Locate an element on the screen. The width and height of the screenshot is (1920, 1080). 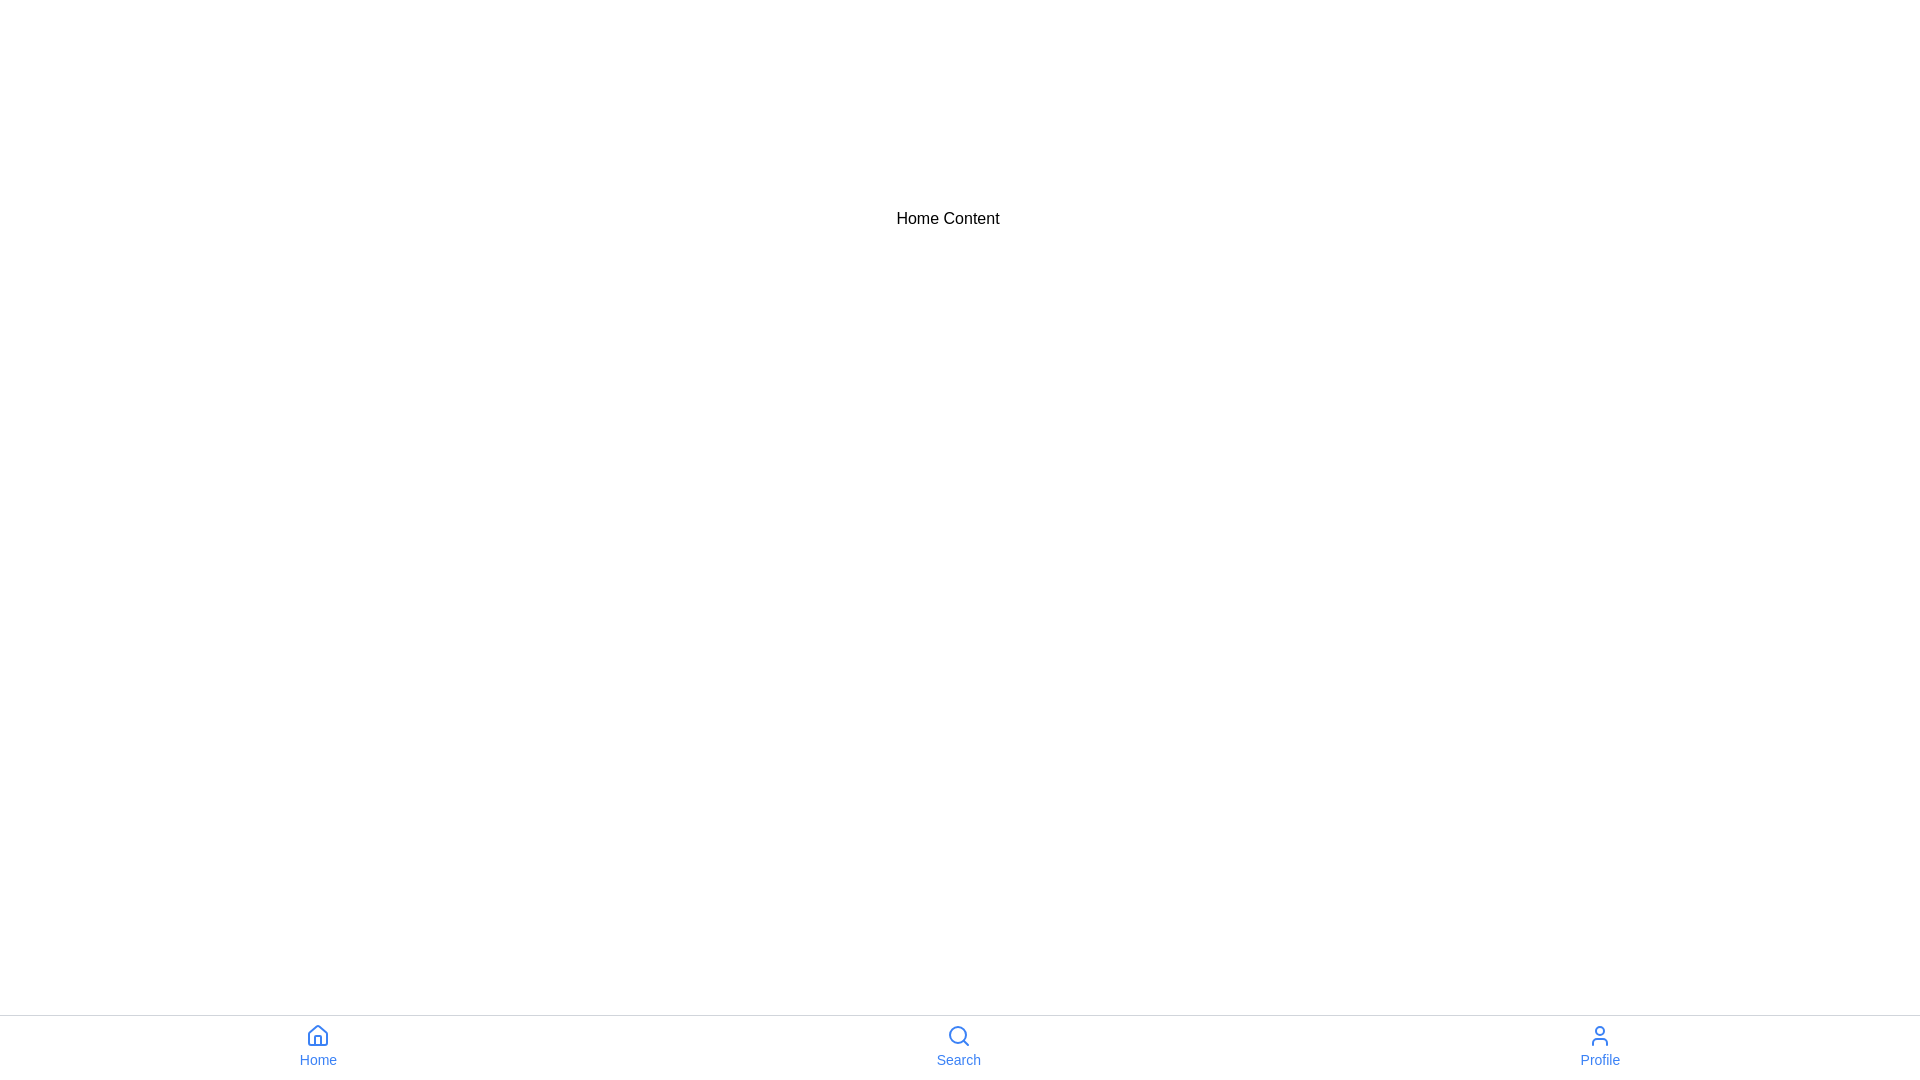
the 'Search' text label located centrally within the bottom navigation bar, directly beneath the magnifying glass icon, to interact with the search functionality is located at coordinates (957, 1059).